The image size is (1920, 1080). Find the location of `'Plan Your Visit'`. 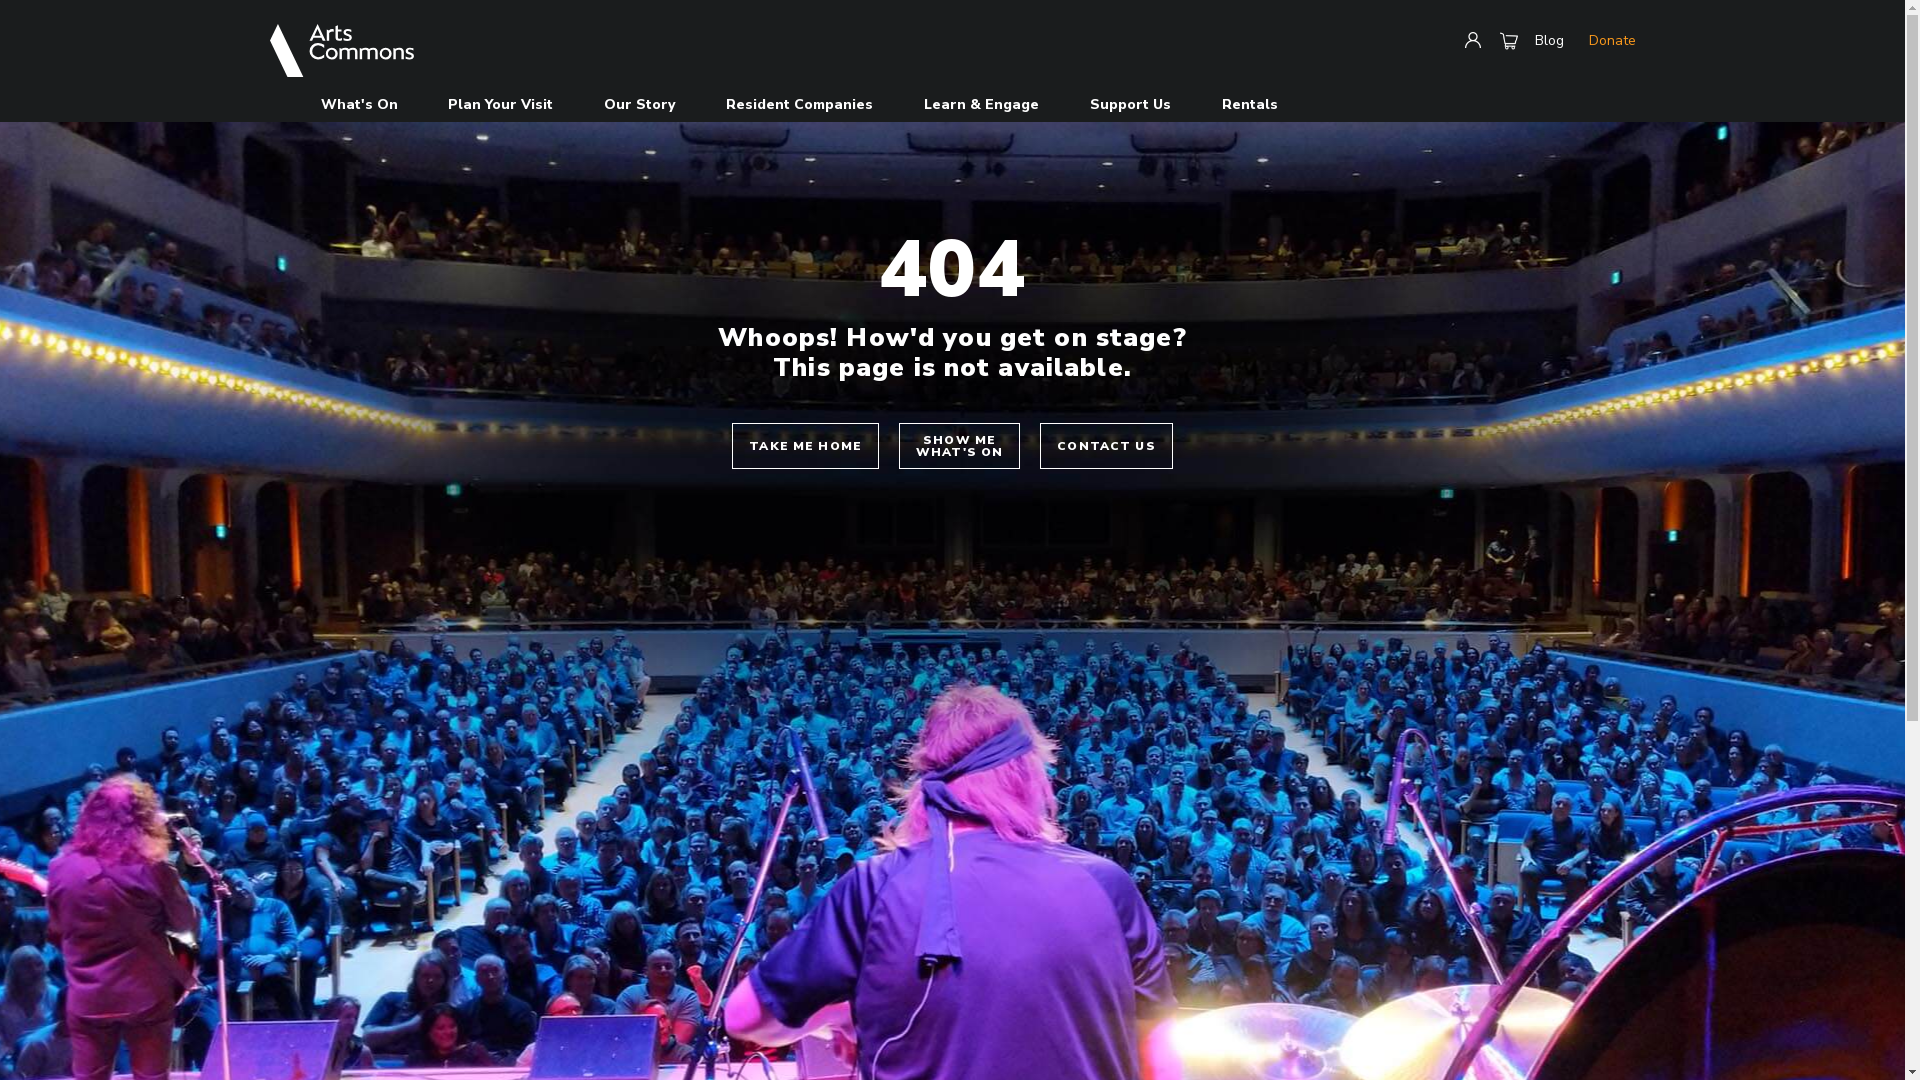

'Plan Your Visit' is located at coordinates (500, 104).